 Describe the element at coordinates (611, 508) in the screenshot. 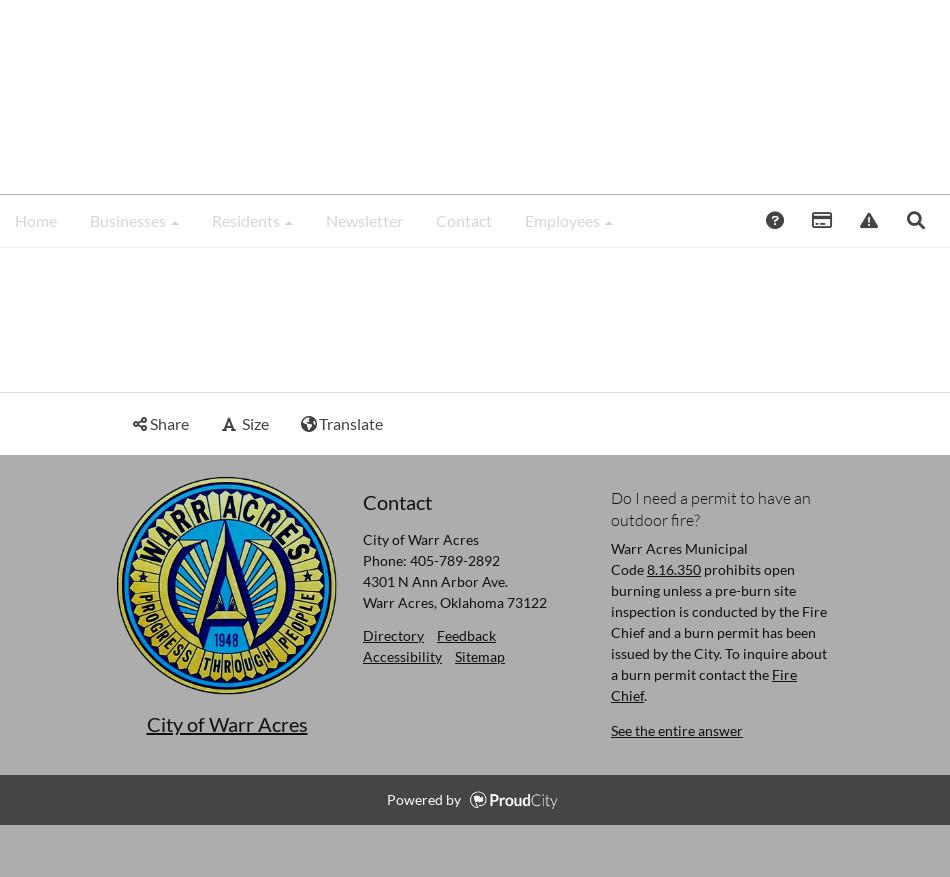

I see `'Do I need a permit to have an outdoor fire?'` at that location.